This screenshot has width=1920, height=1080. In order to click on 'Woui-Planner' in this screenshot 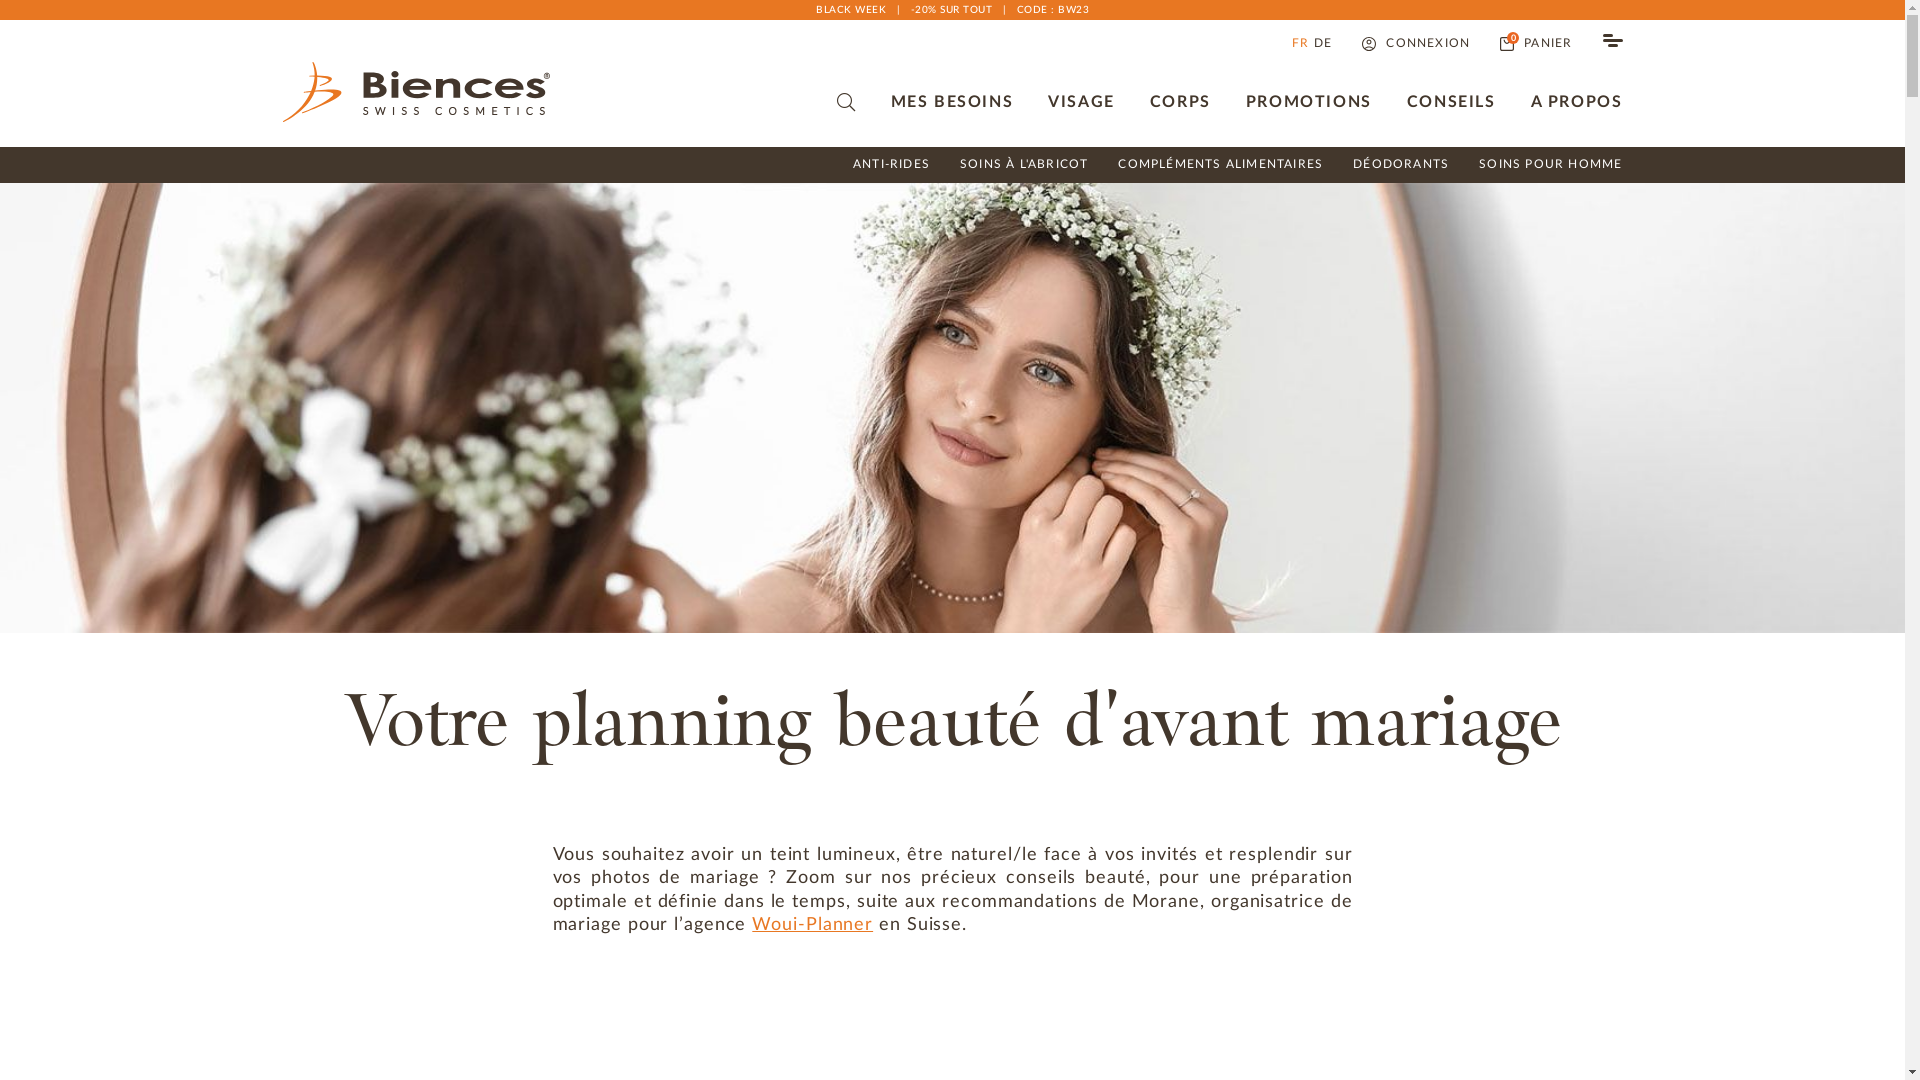, I will do `click(812, 925)`.